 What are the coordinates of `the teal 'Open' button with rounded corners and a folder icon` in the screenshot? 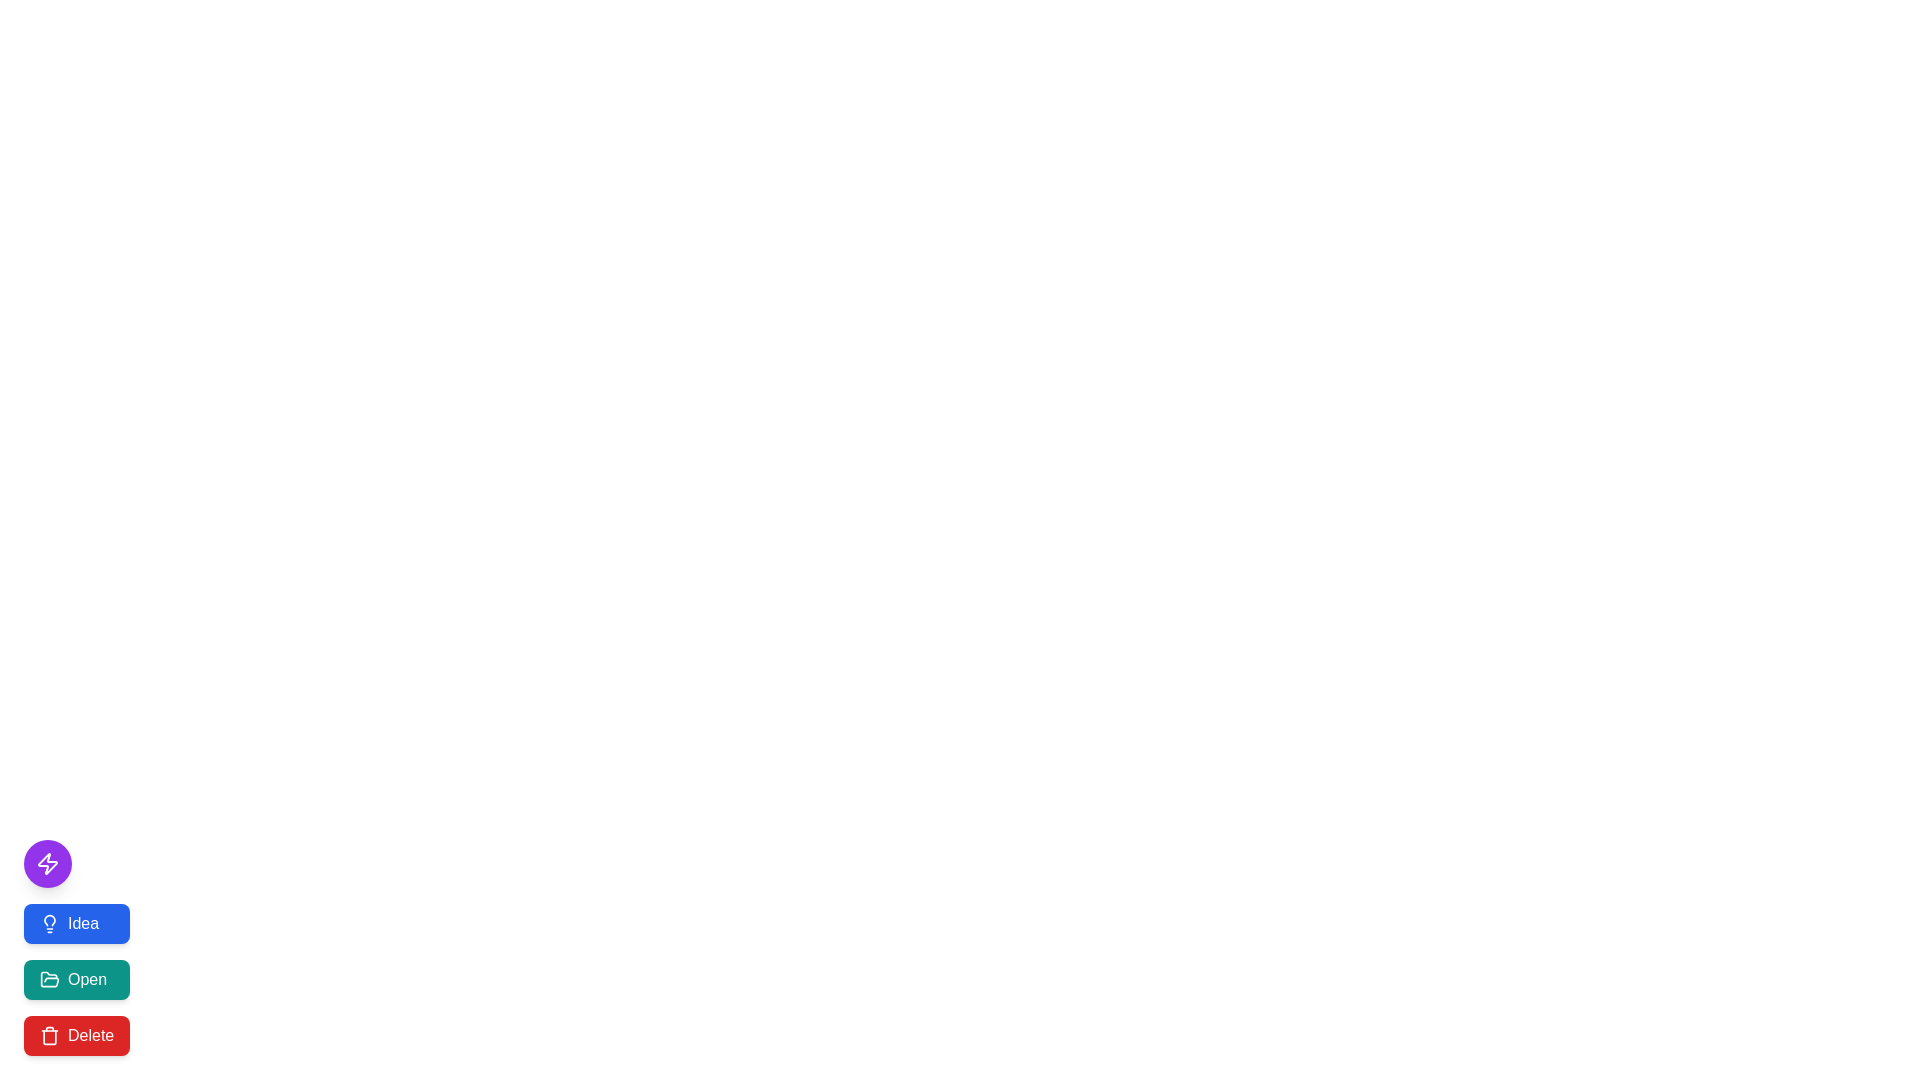 It's located at (77, 978).